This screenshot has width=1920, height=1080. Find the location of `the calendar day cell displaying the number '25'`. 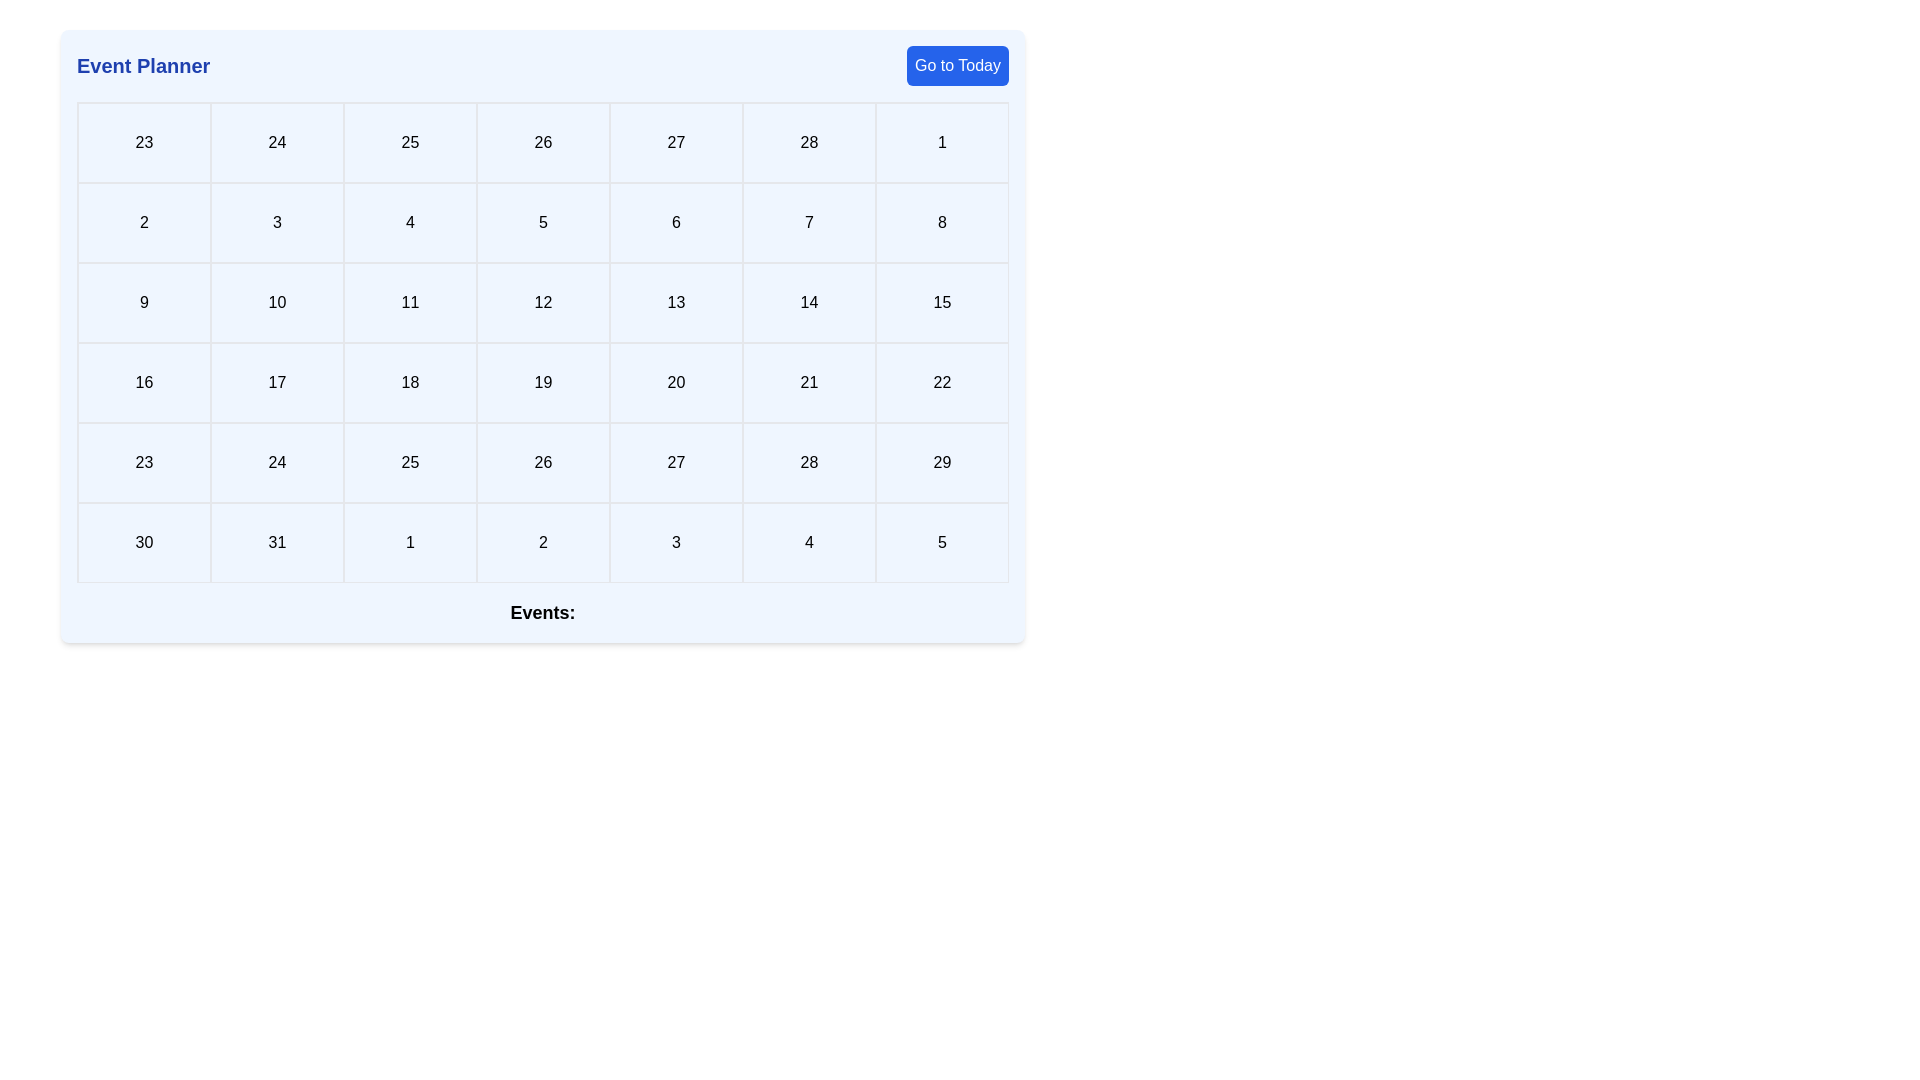

the calendar day cell displaying the number '25' is located at coordinates (409, 462).